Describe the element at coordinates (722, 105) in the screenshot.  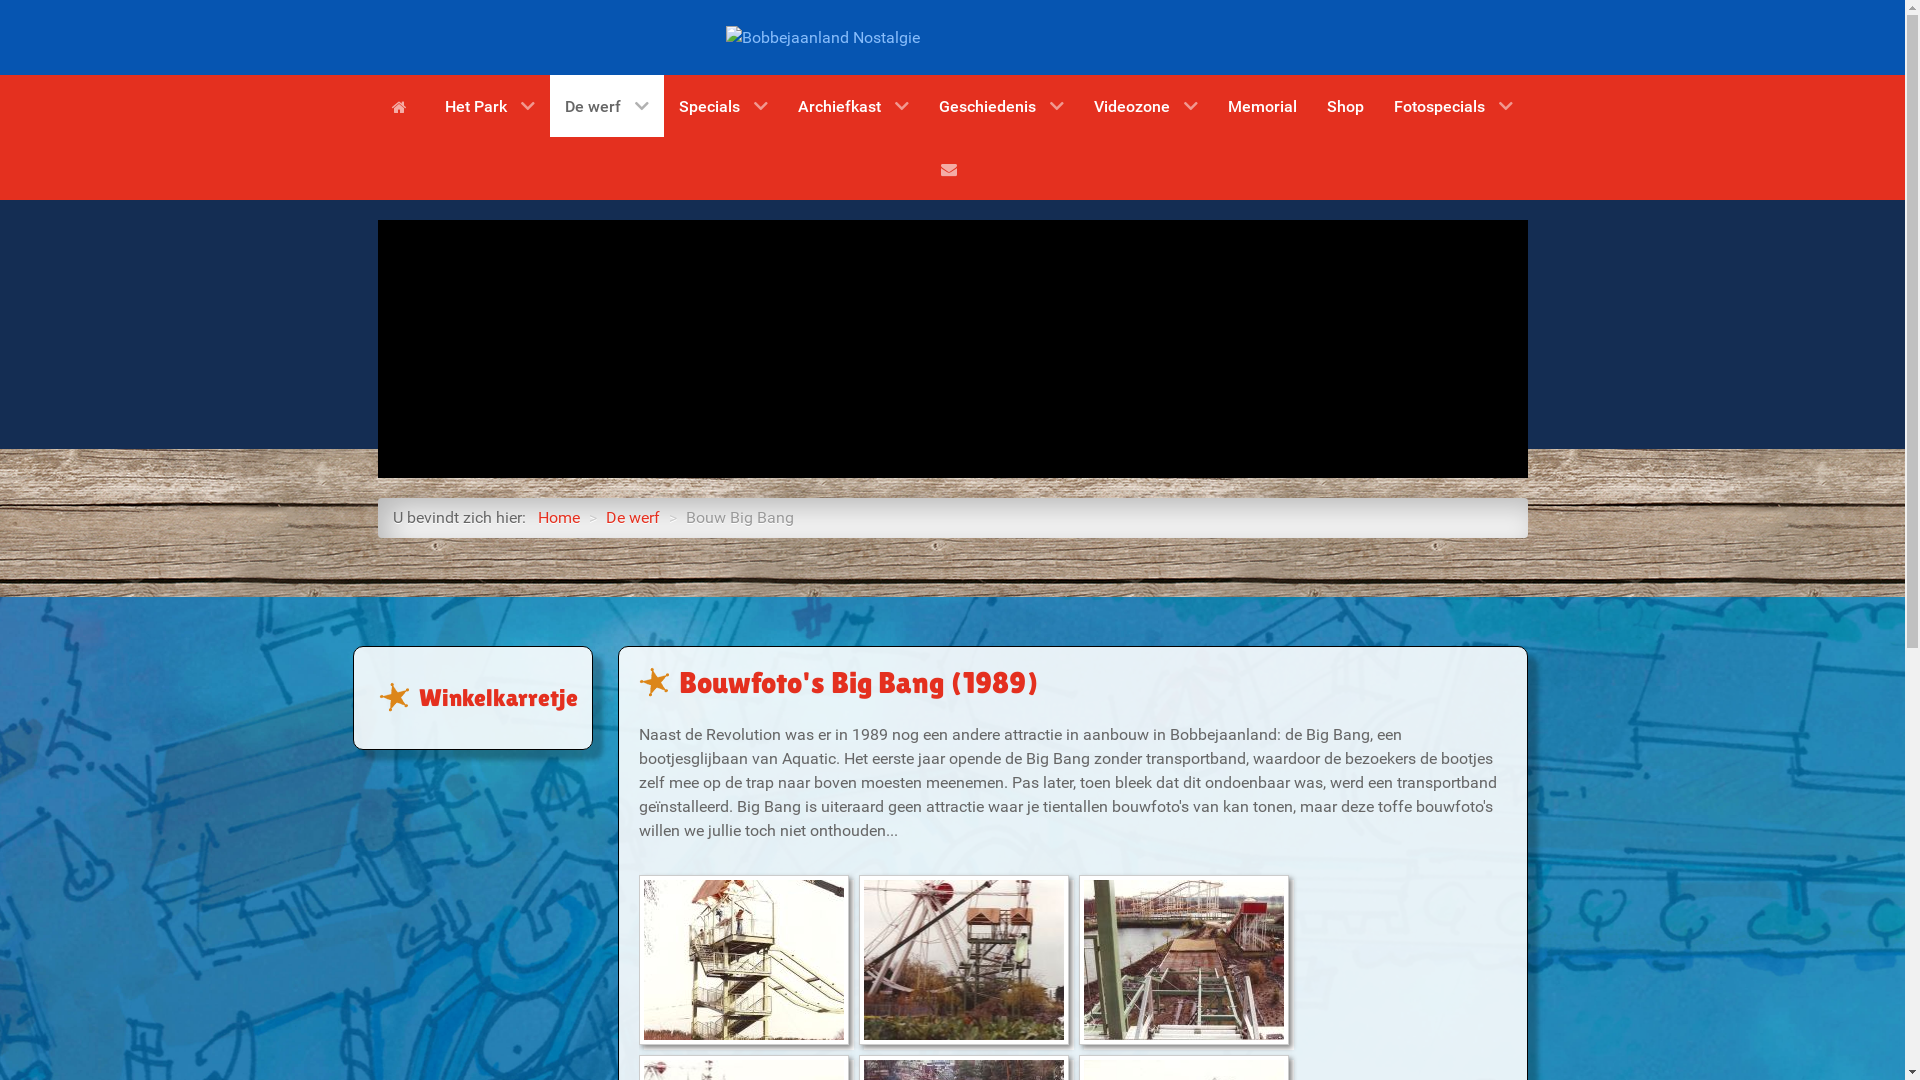
I see `'Specials'` at that location.